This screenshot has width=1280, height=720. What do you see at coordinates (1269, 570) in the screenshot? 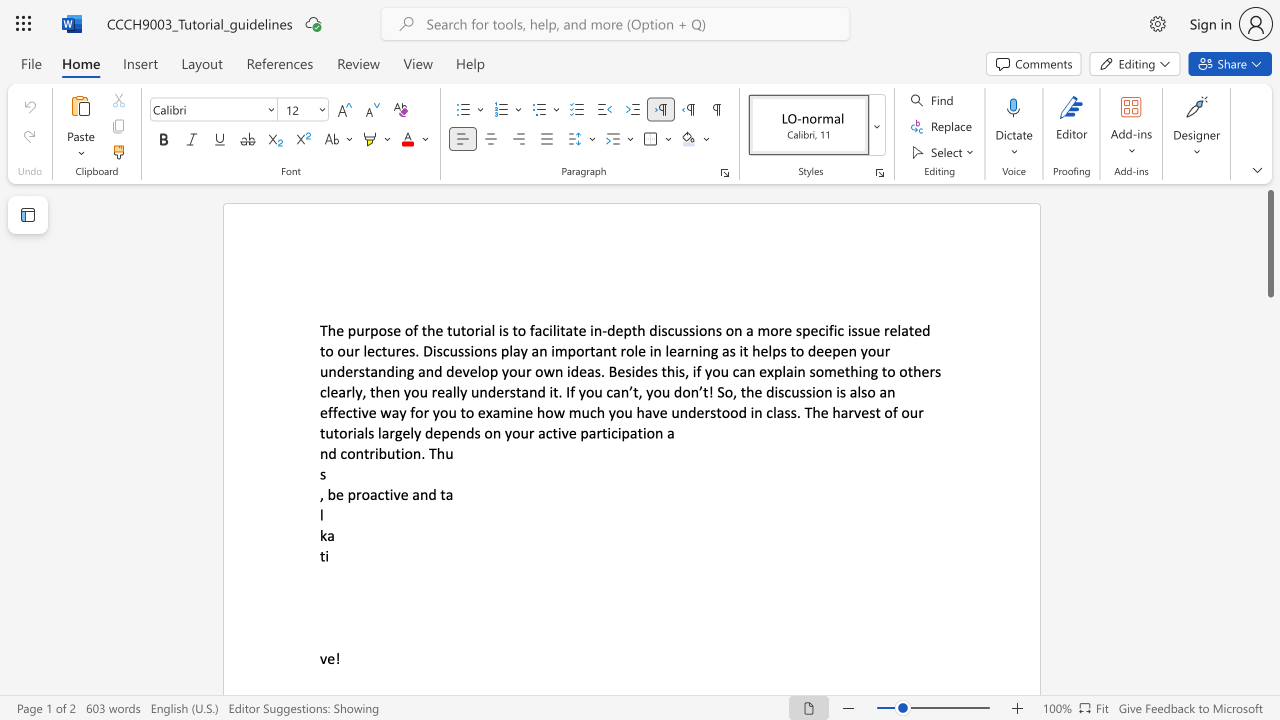
I see `the side scrollbar to bring the page down` at bounding box center [1269, 570].